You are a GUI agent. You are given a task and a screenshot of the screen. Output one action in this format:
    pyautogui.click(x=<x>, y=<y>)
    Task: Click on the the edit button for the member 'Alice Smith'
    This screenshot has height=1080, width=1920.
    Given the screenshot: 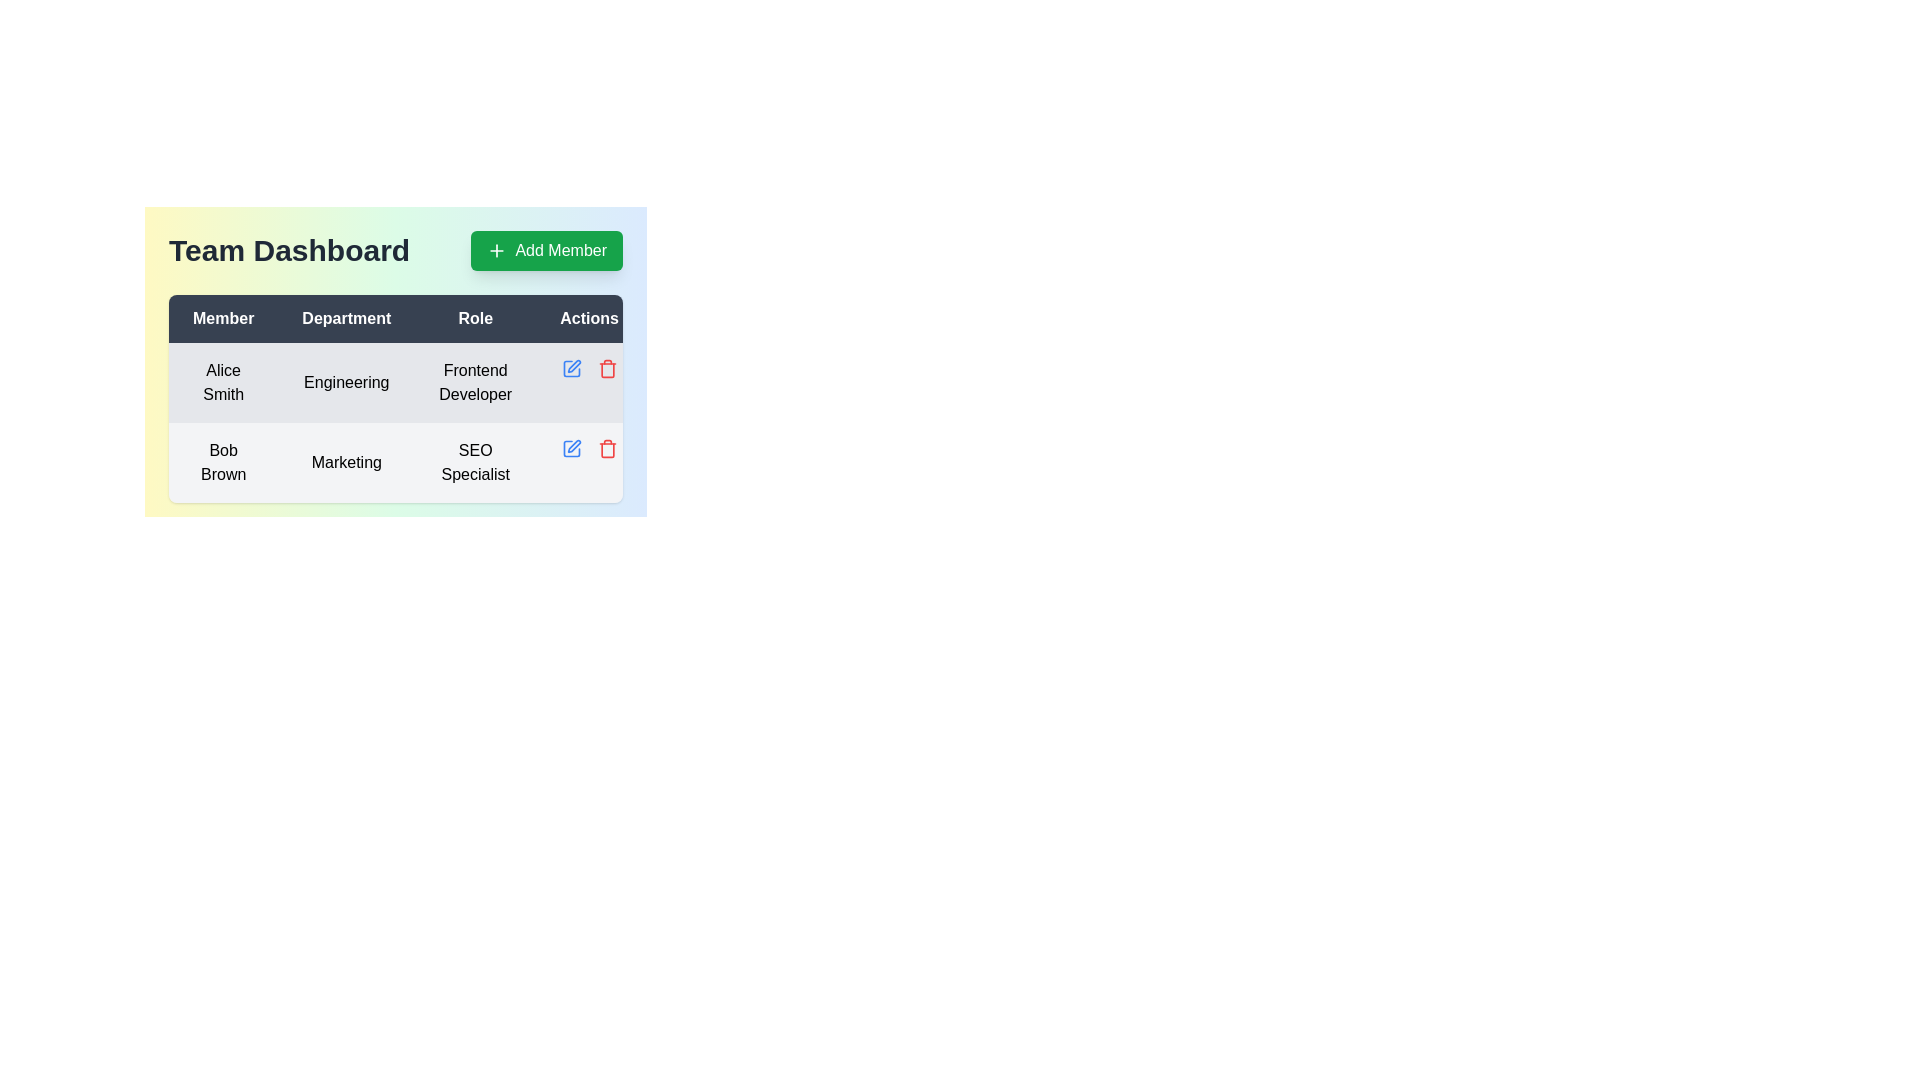 What is the action you would take?
    pyautogui.click(x=570, y=369)
    